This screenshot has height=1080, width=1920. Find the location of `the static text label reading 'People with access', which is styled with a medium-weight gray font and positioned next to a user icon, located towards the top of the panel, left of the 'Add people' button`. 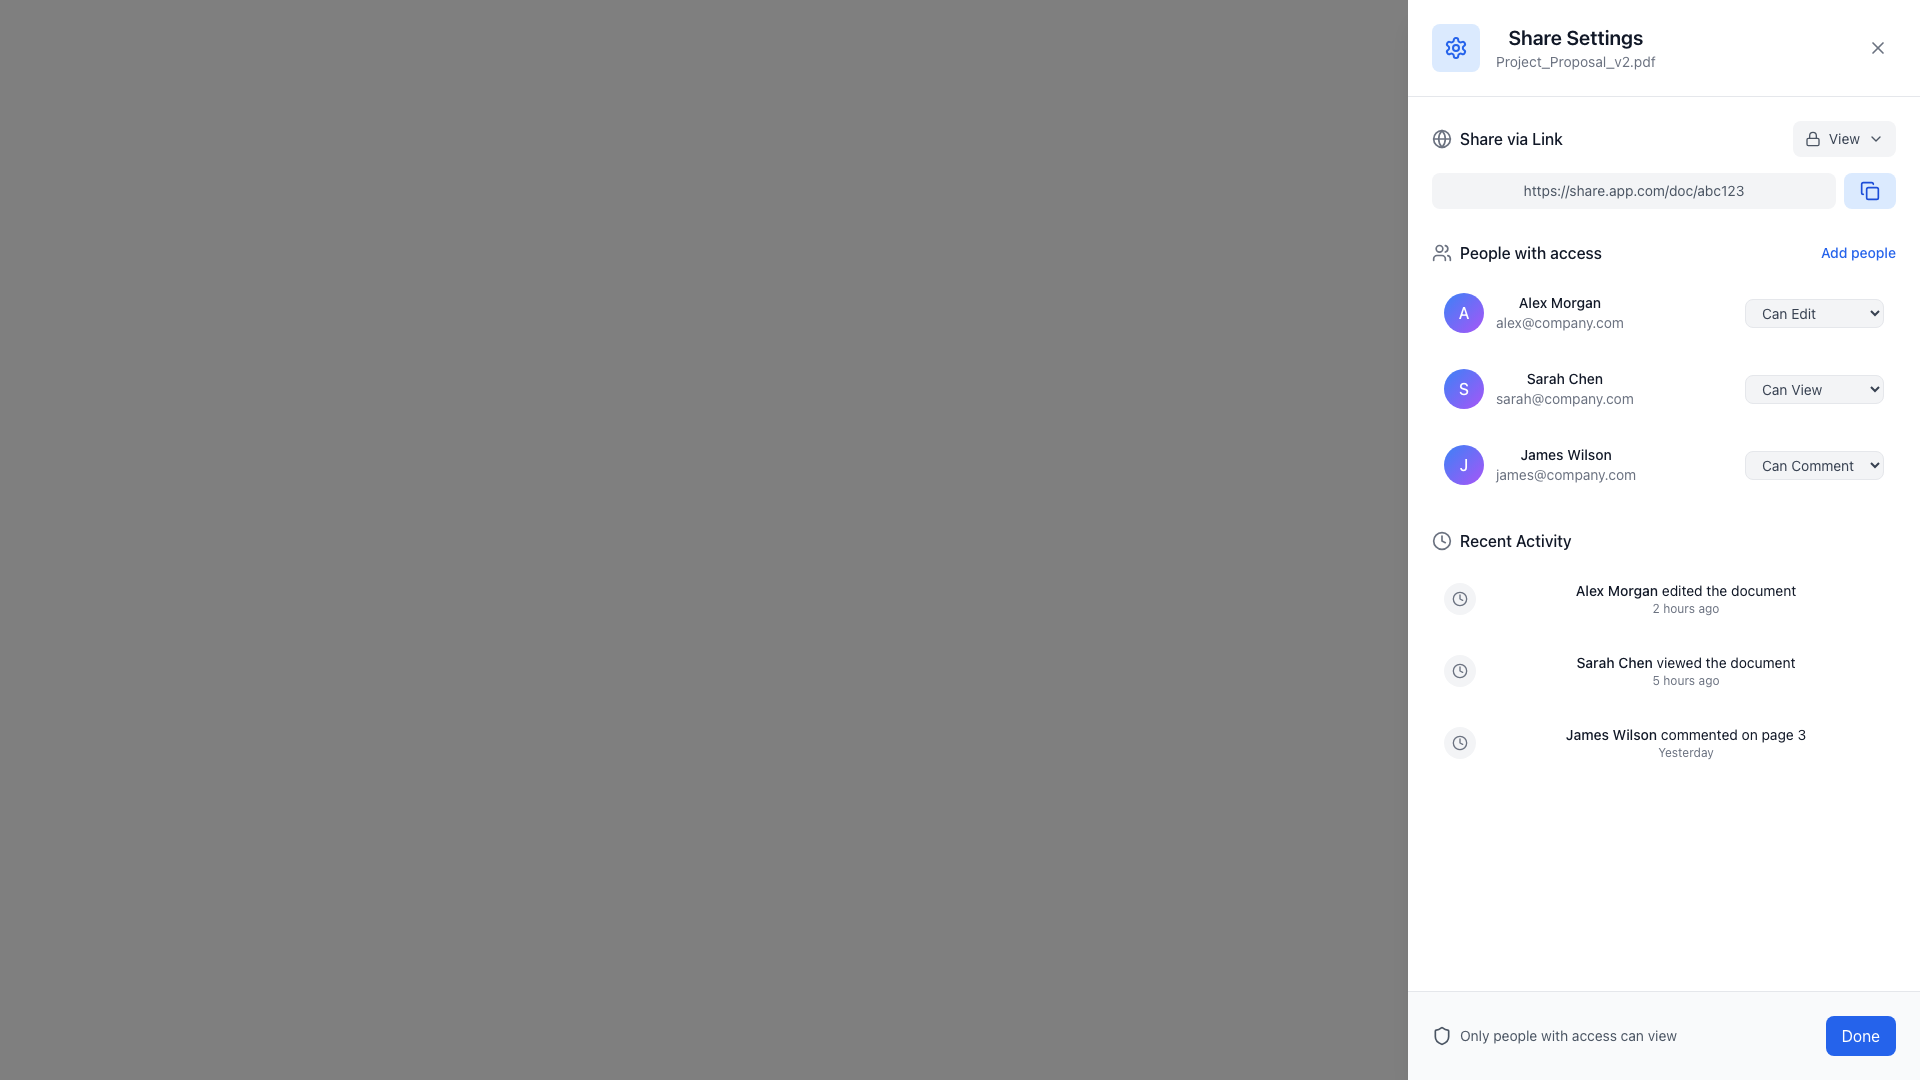

the static text label reading 'People with access', which is styled with a medium-weight gray font and positioned next to a user icon, located towards the top of the panel, left of the 'Add people' button is located at coordinates (1516, 252).